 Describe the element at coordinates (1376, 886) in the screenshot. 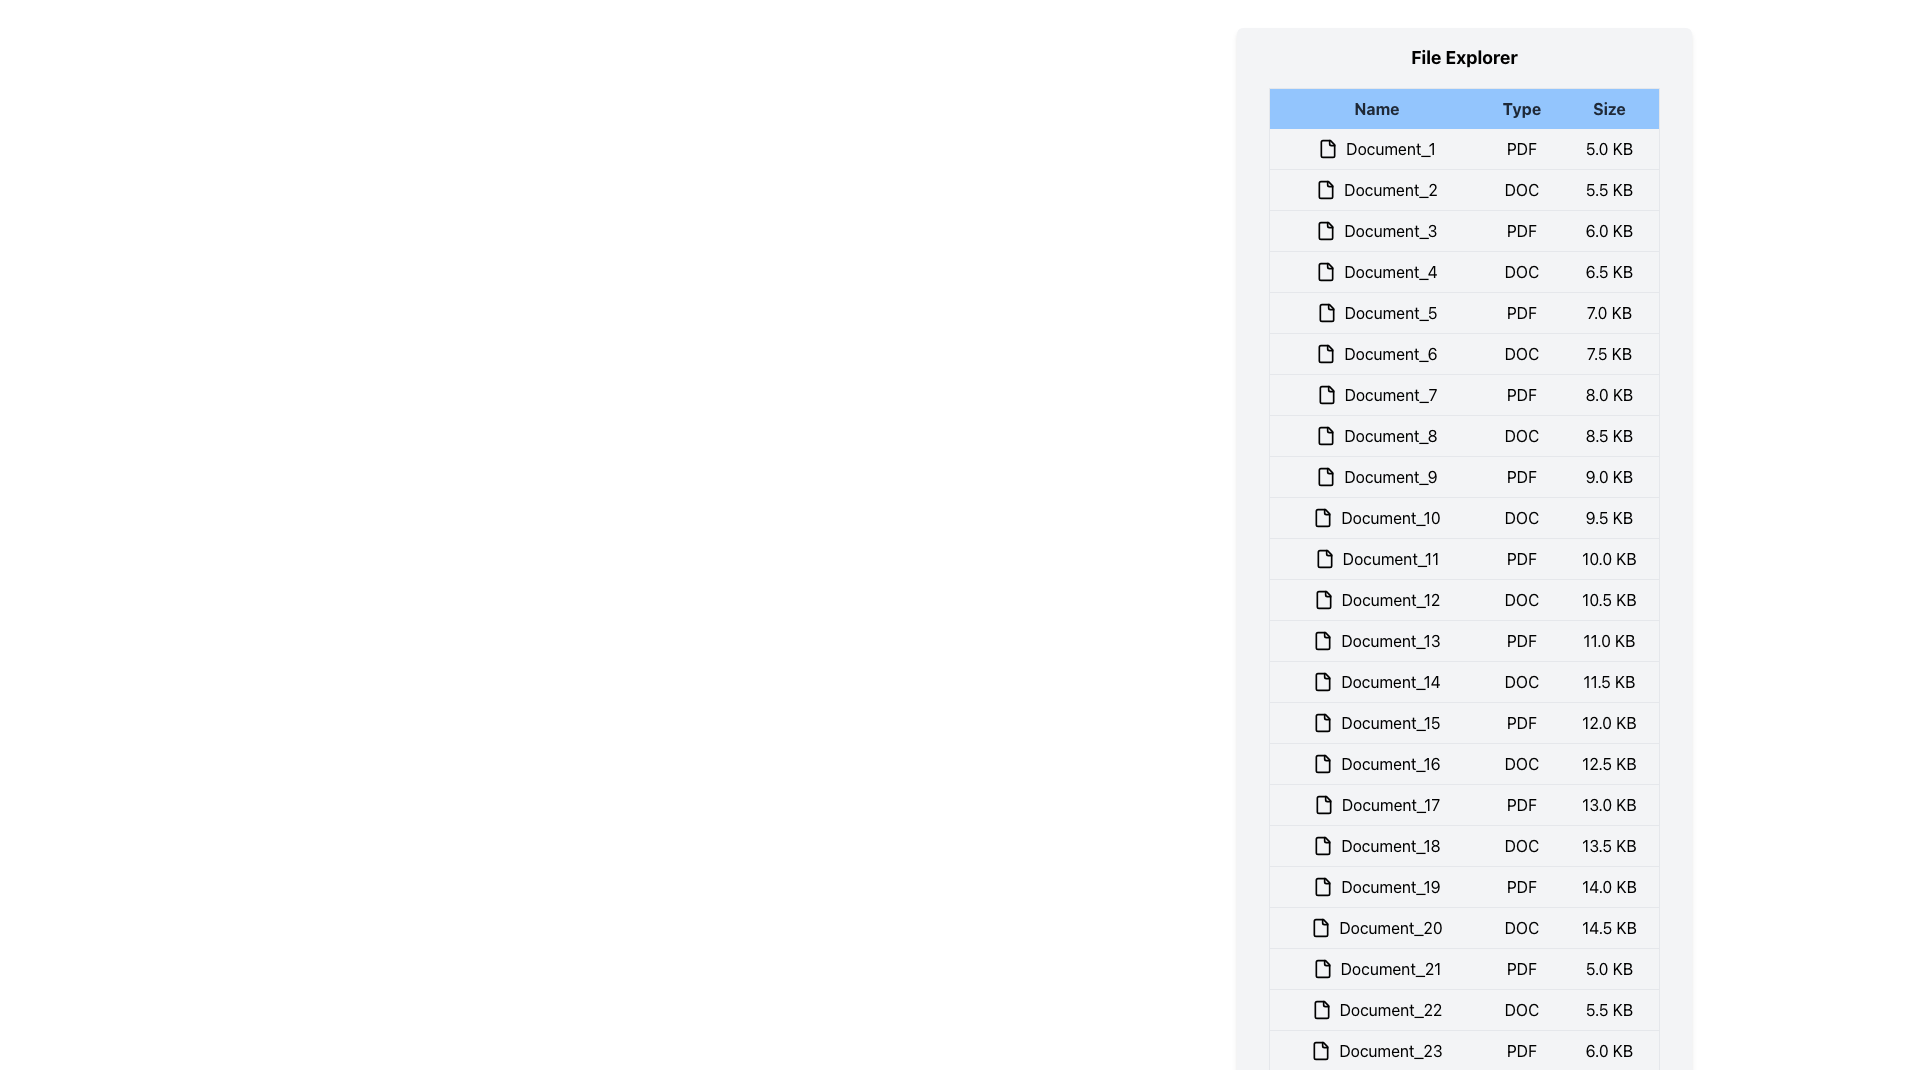

I see `the label 'Document_19' which is accompanied by a document file icon, located in a file explorer table row` at that location.